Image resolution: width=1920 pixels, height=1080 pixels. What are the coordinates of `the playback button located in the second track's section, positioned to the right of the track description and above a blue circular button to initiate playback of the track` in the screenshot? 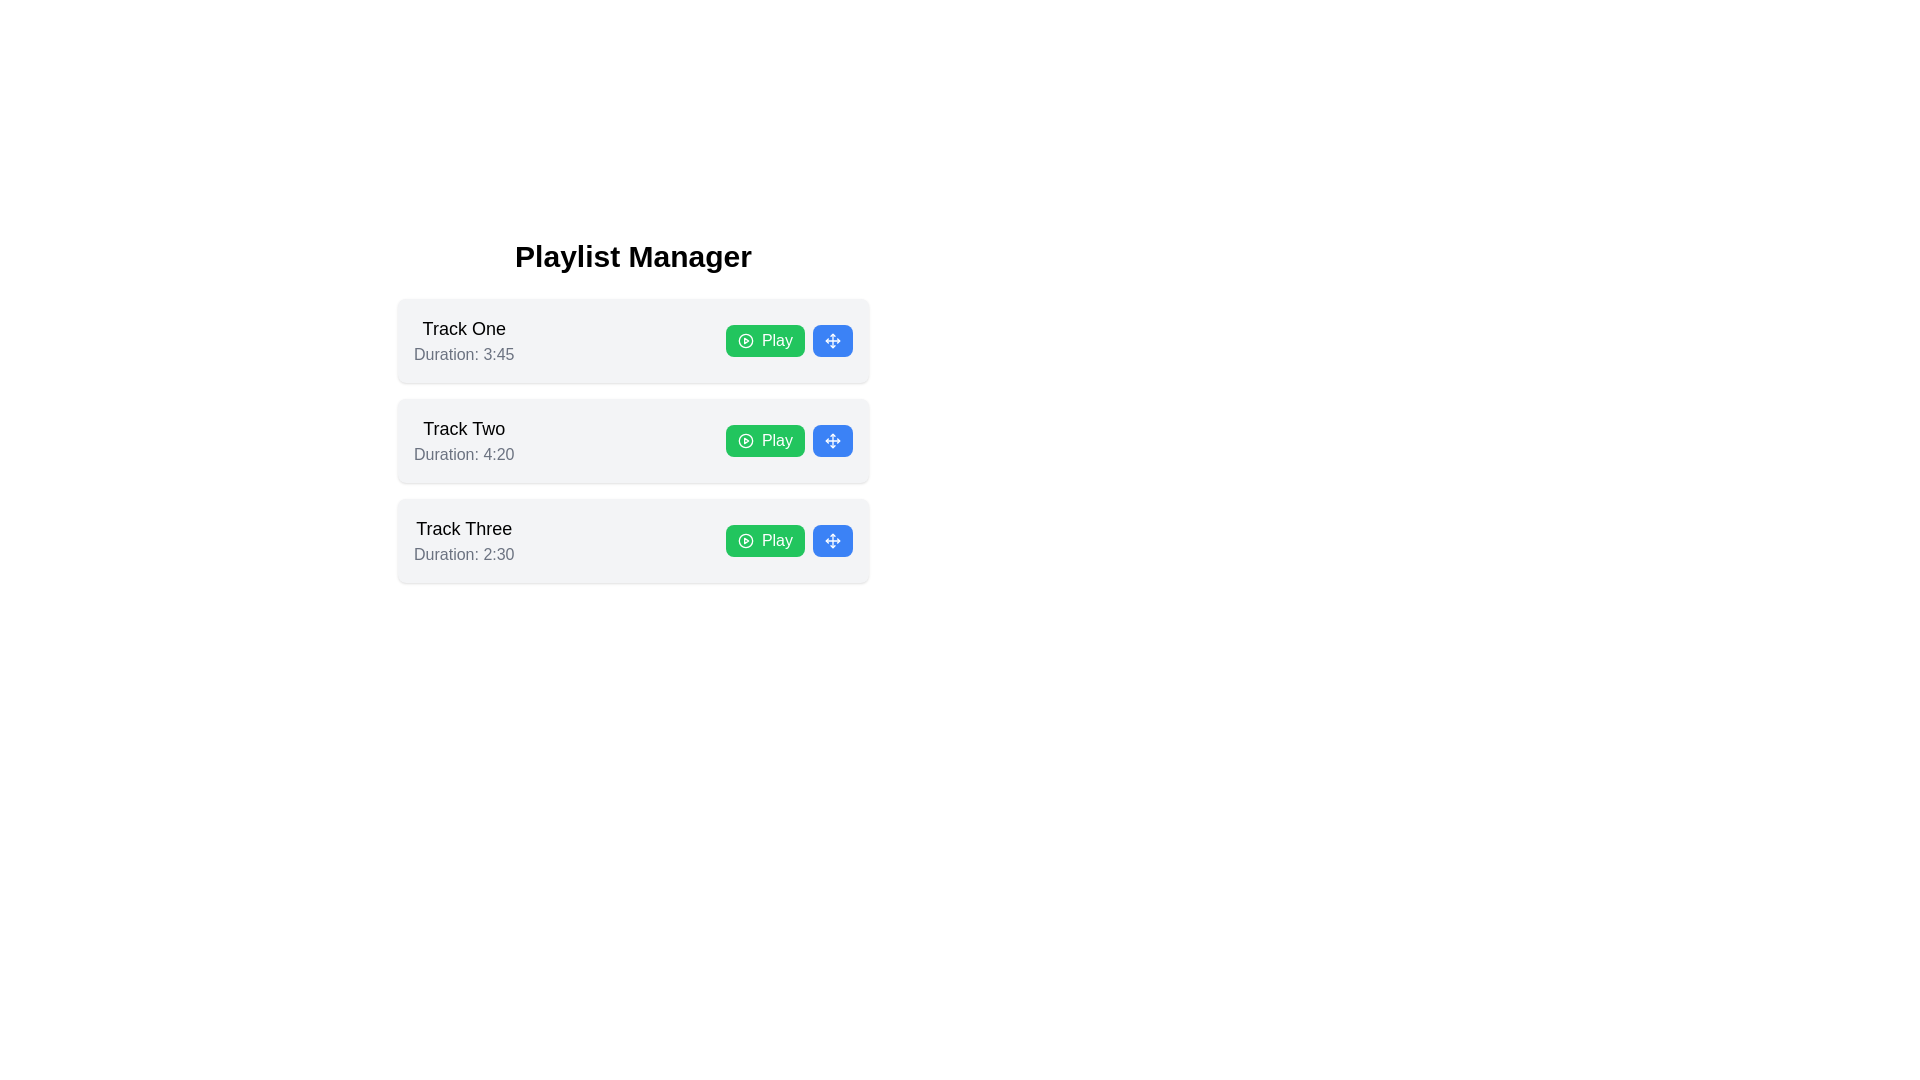 It's located at (788, 439).